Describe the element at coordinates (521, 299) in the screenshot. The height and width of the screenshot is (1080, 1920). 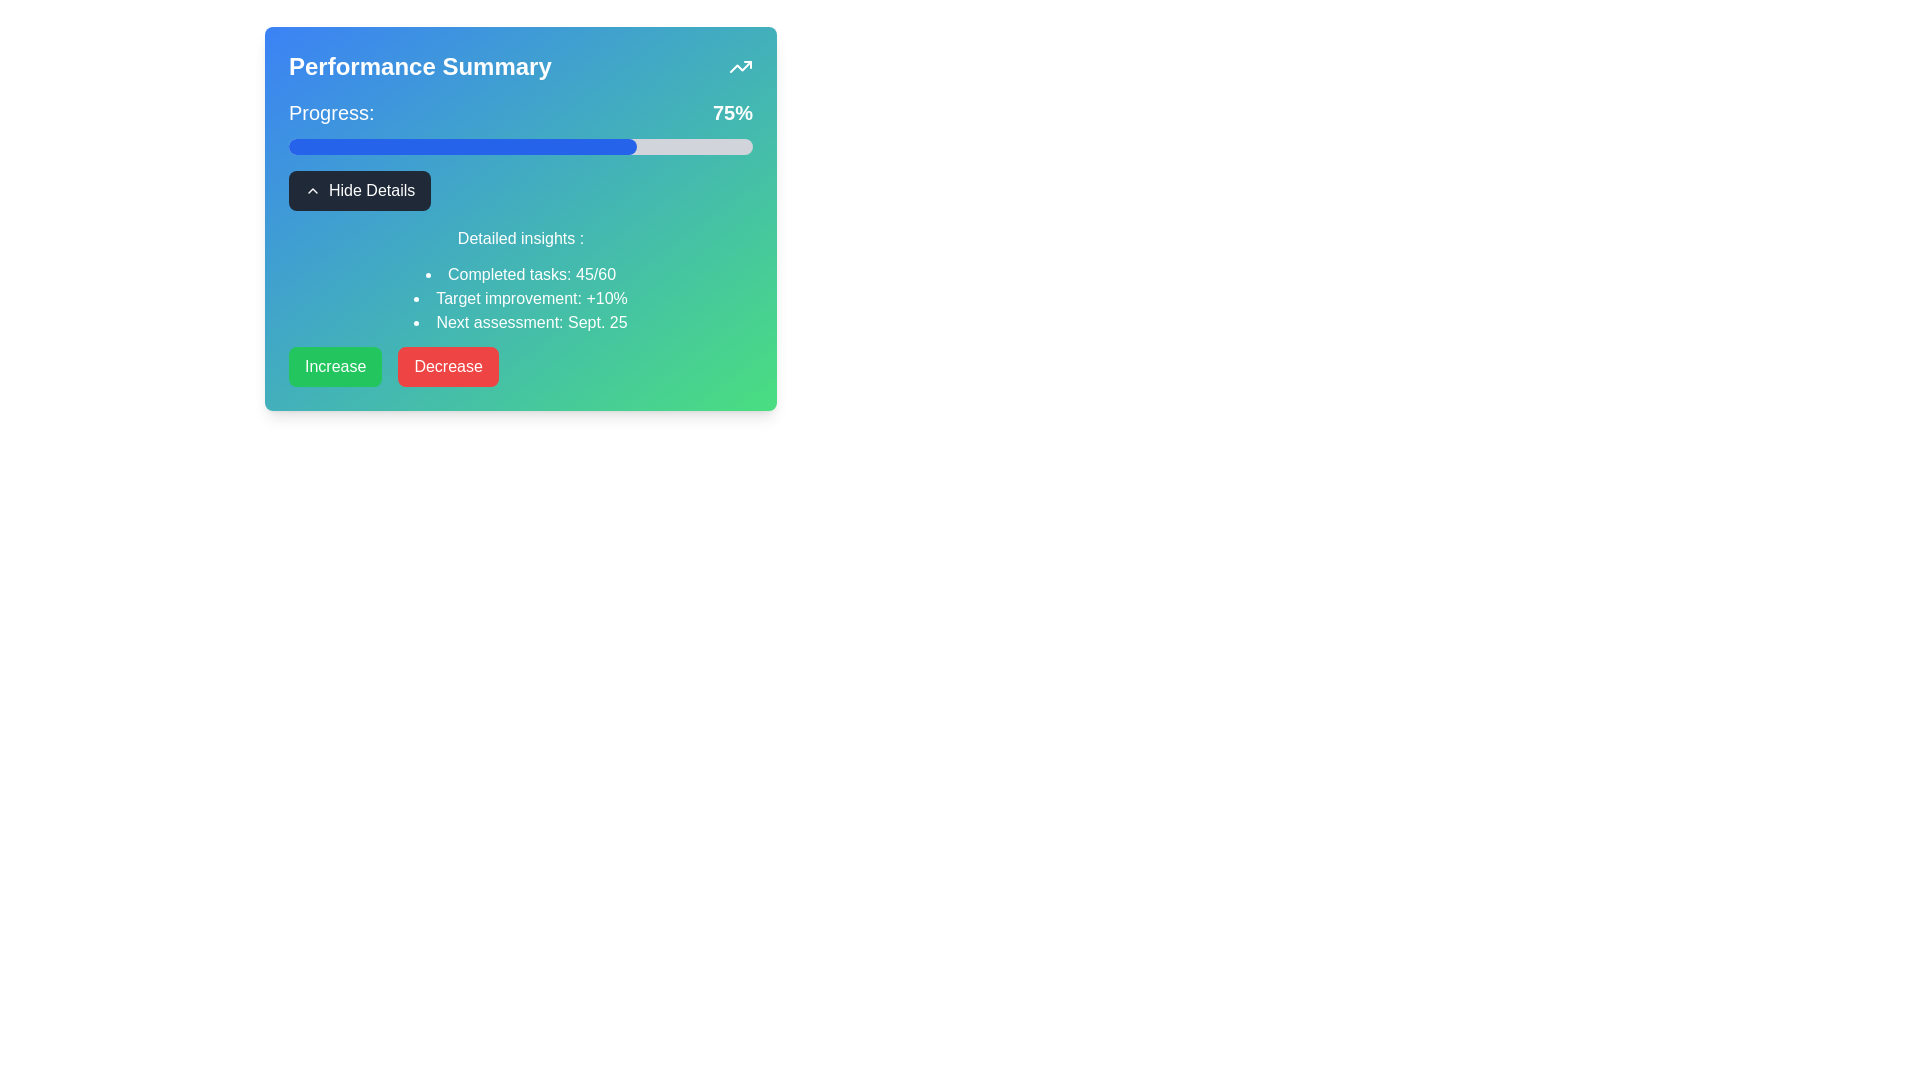
I see `the Bullet list located below the heading 'Detailed insights :' and above the 'Increase' and 'Decrease' buttons, which provides performance information including completed tasks, improvement targets, and upcoming assessment dates` at that location.